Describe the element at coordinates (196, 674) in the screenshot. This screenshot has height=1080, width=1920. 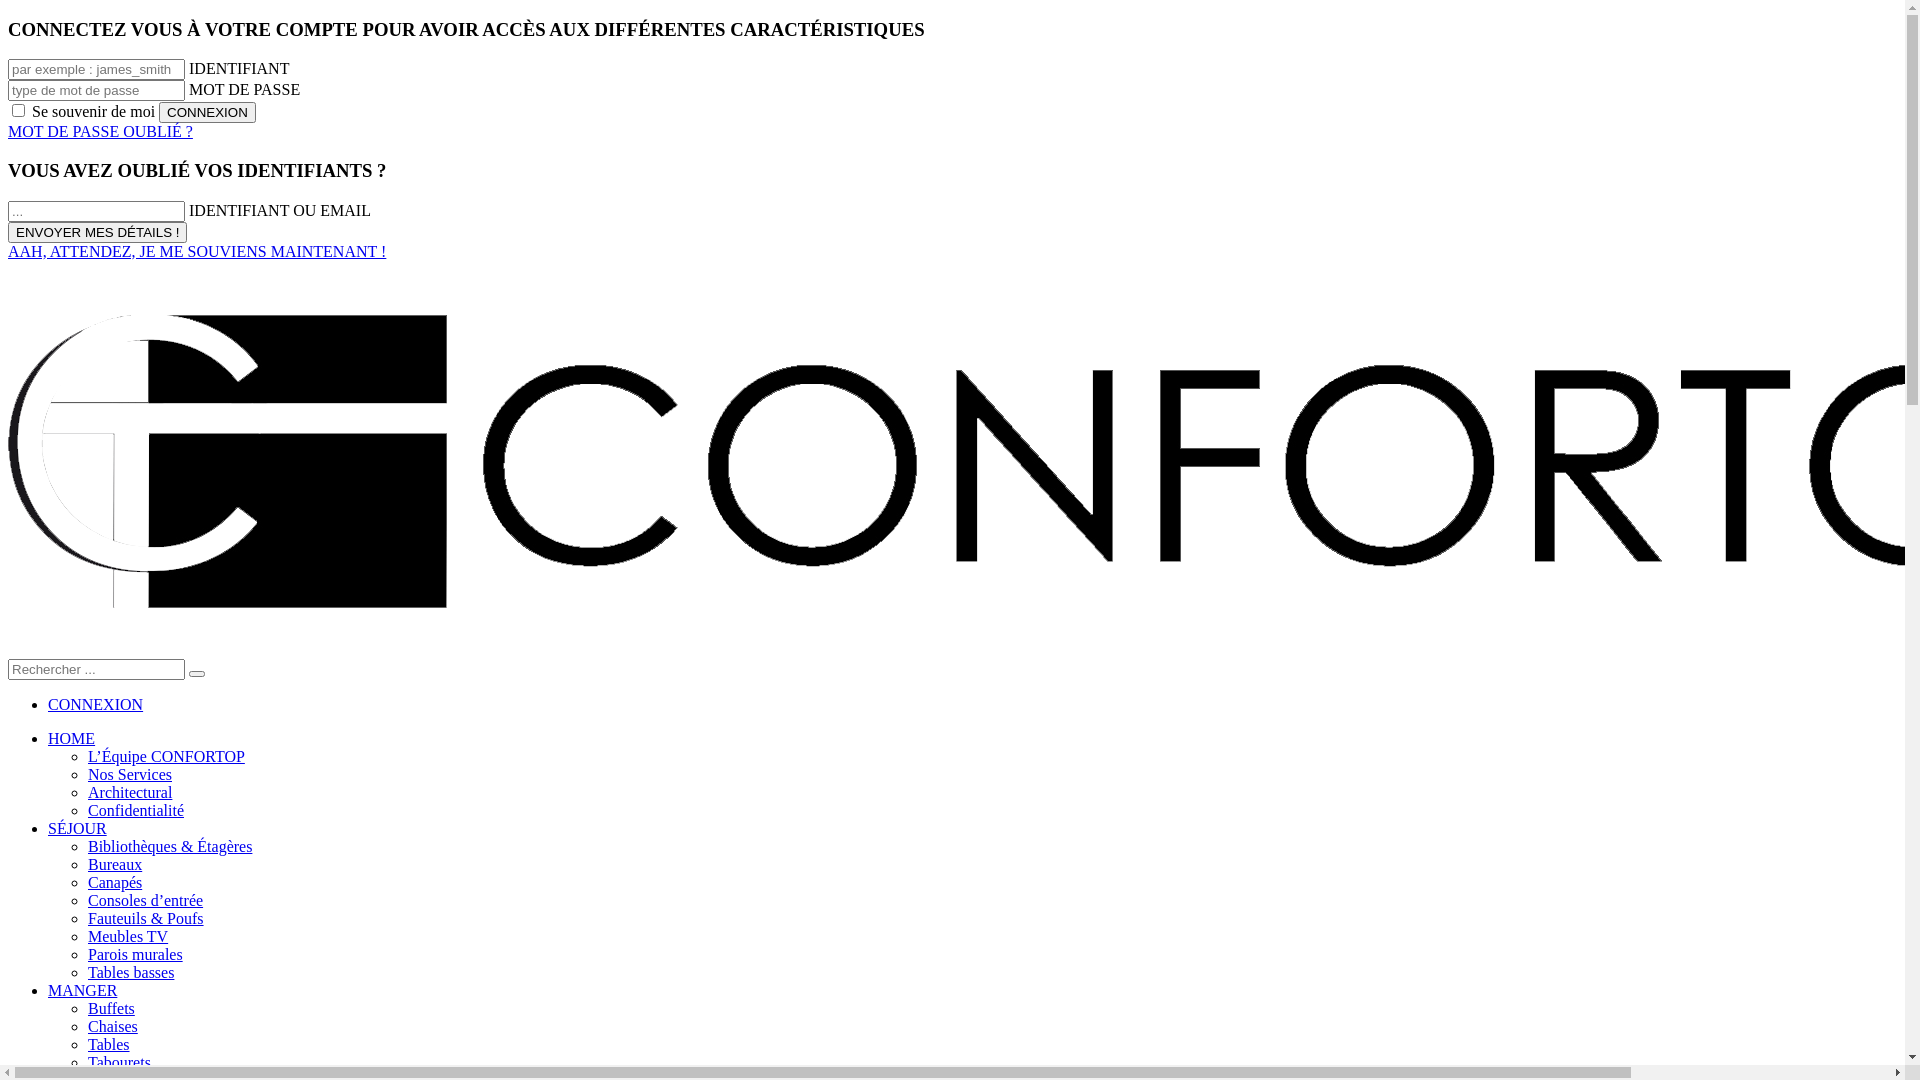
I see `'go'` at that location.